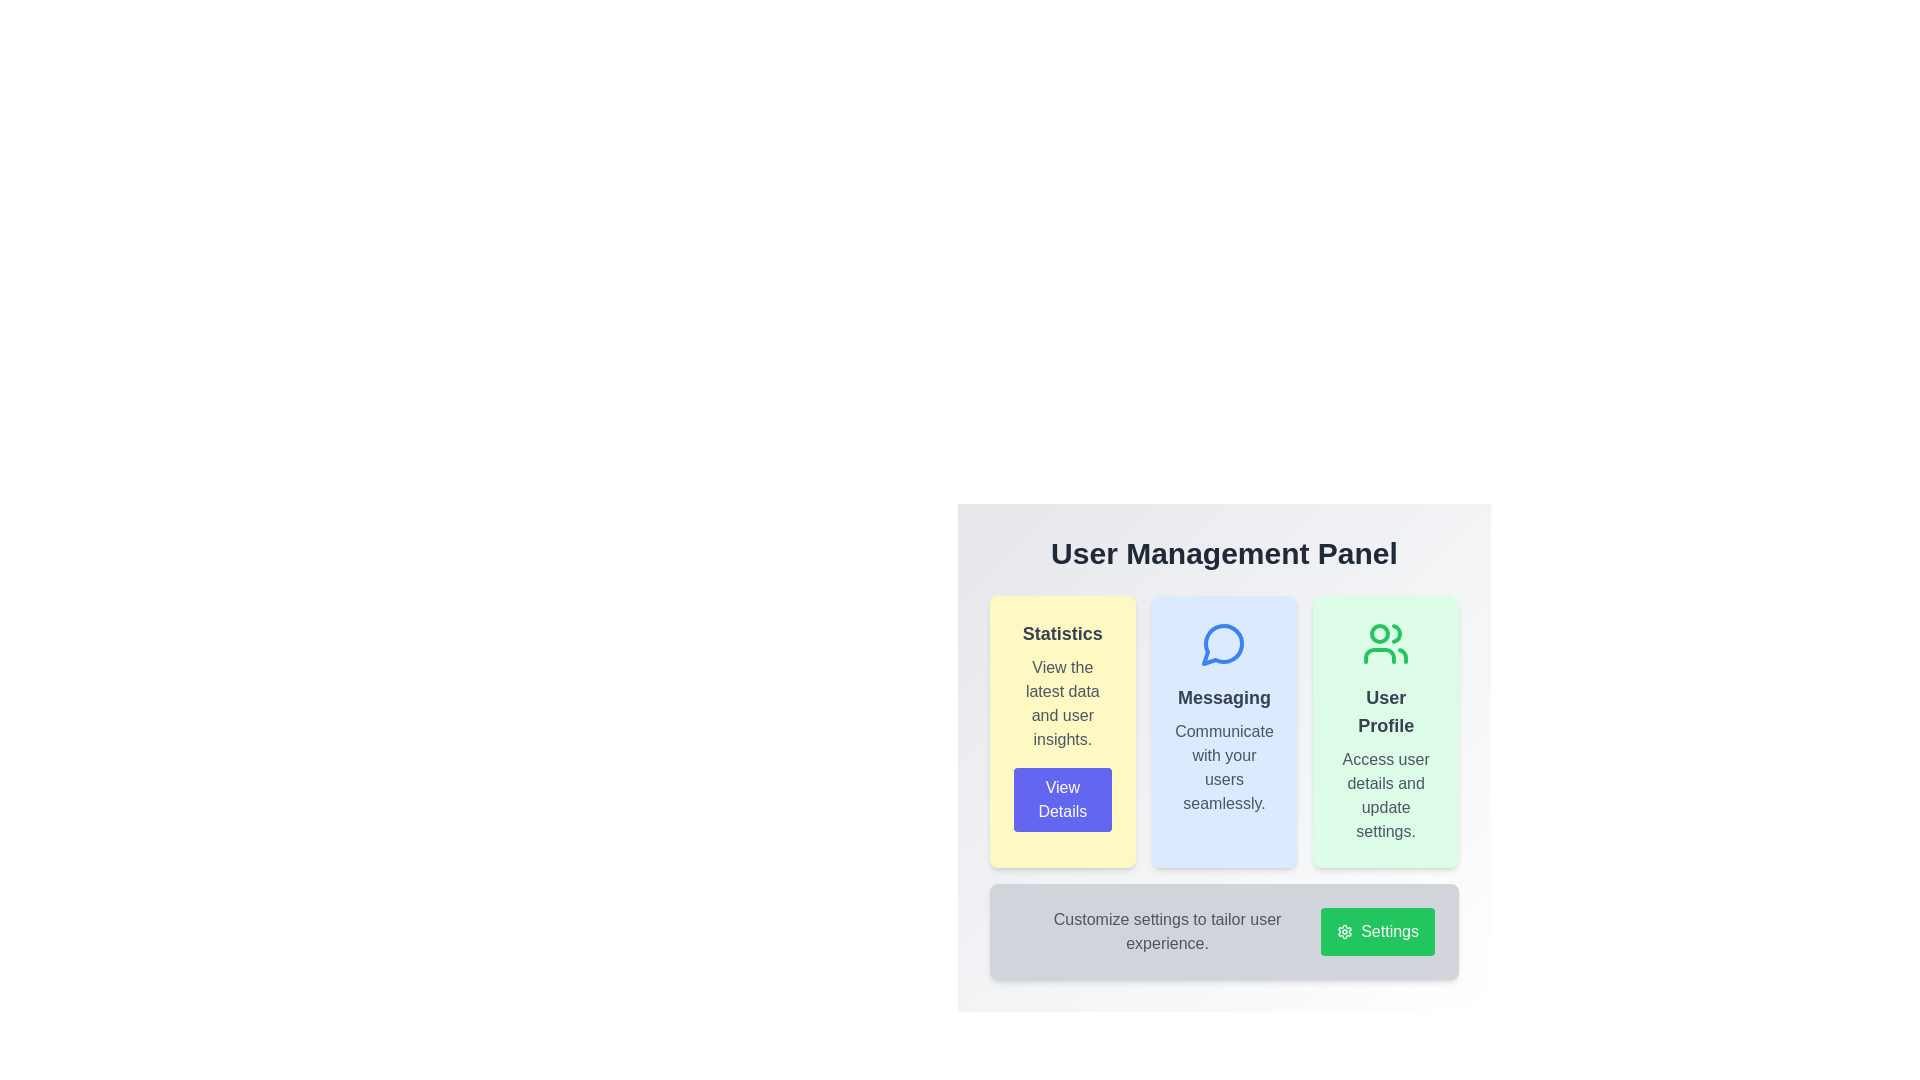  Describe the element at coordinates (1223, 697) in the screenshot. I see `label or header text for the 'Messaging' feature in the User Management Panel, which is centrally aligned in the blue section` at that location.